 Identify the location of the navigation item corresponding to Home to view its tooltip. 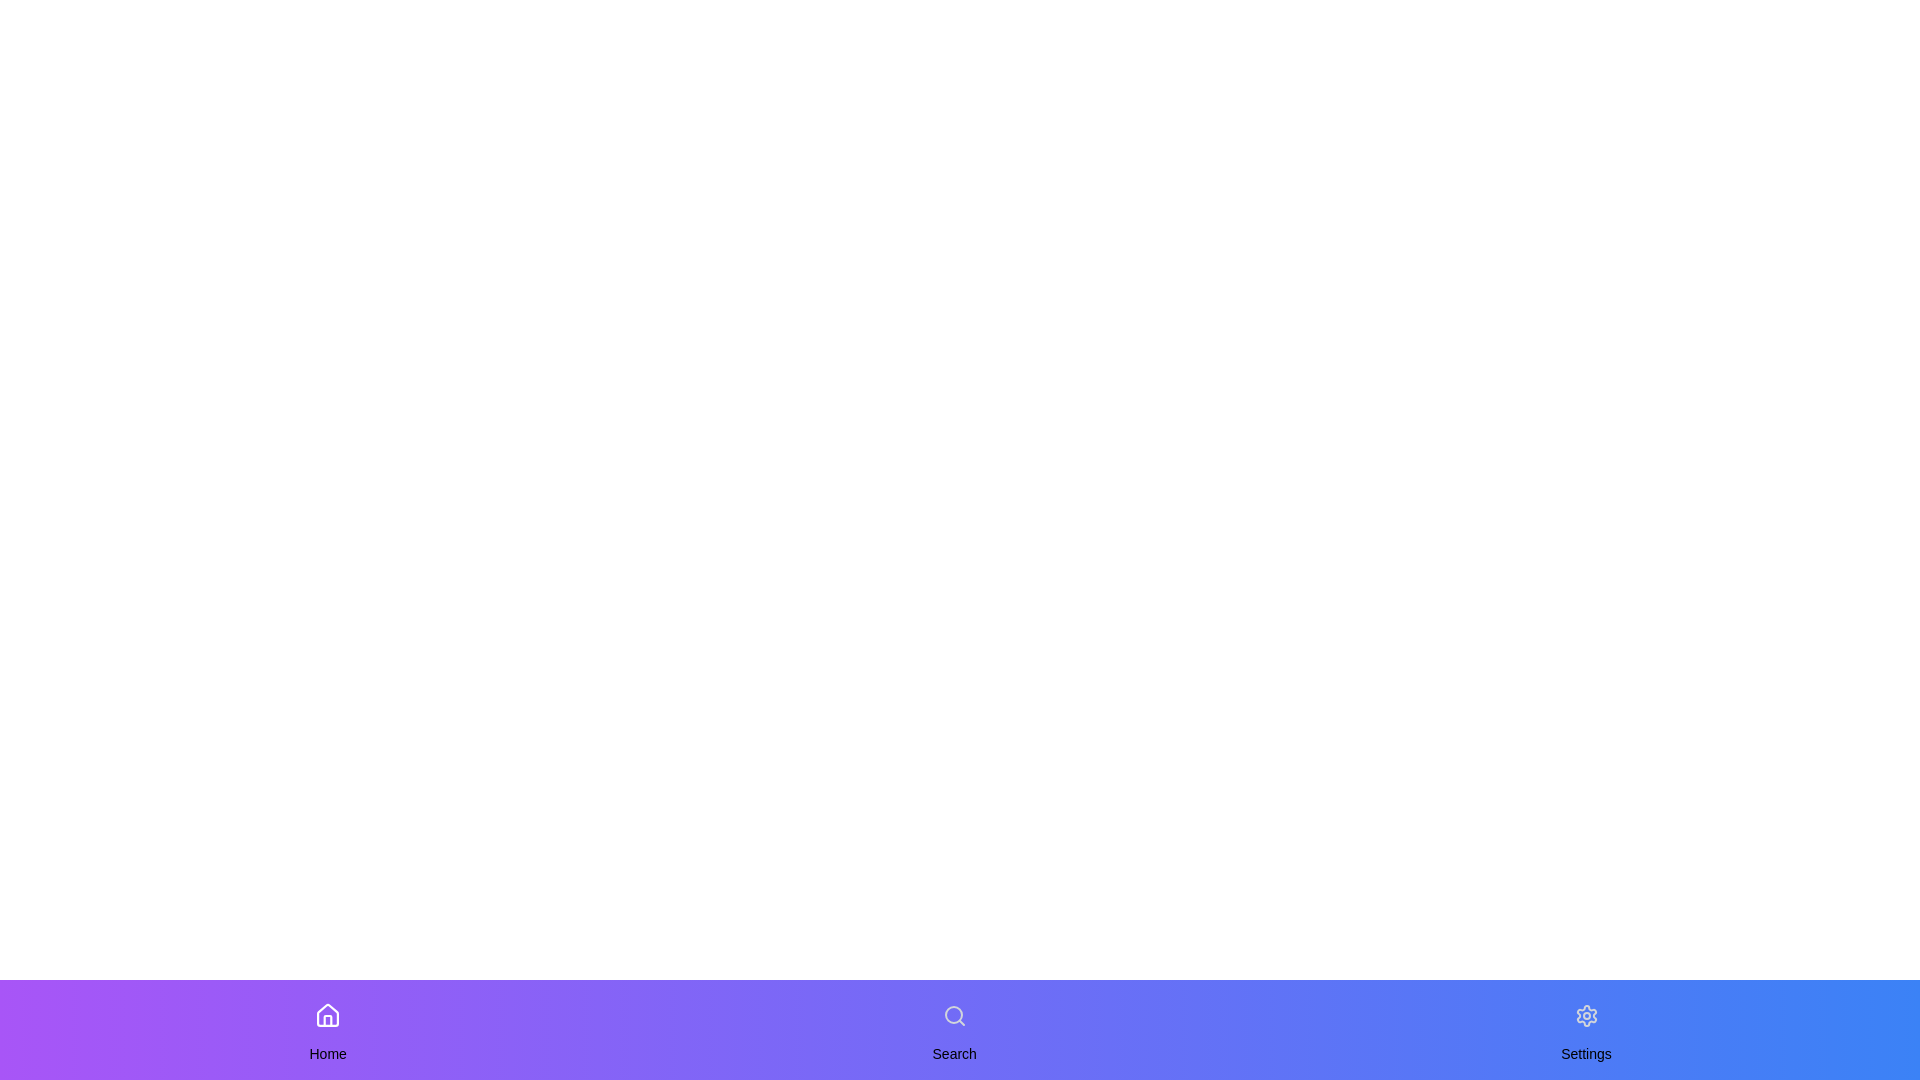
(328, 1015).